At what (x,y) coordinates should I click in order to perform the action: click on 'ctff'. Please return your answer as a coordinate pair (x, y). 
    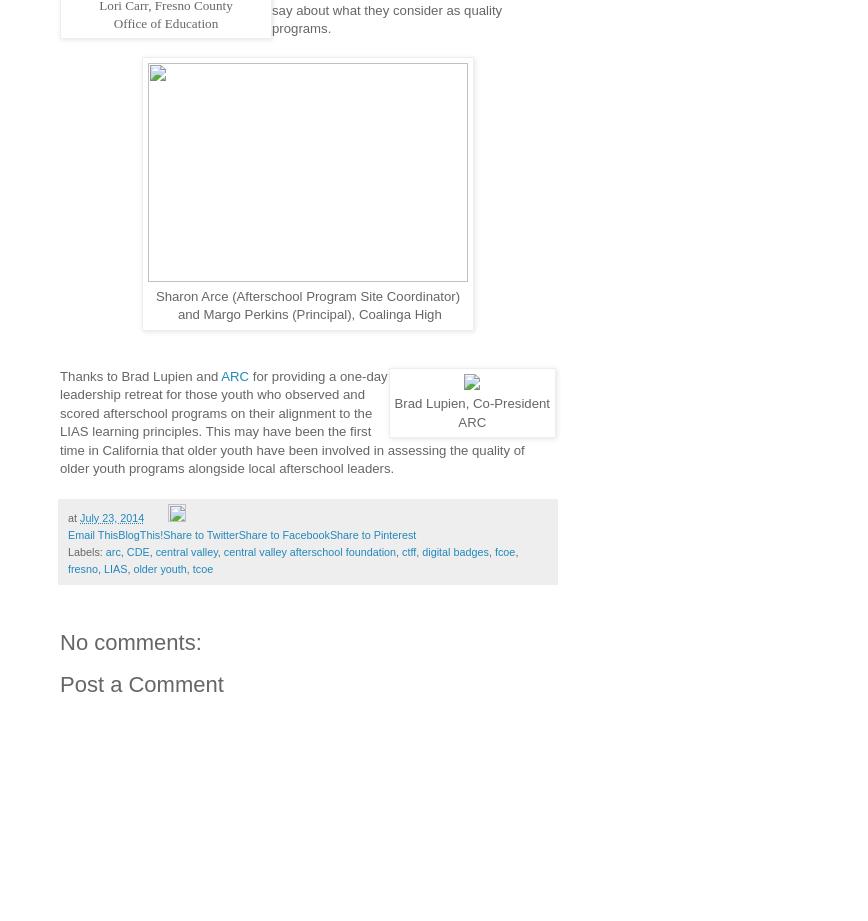
    Looking at the image, I should click on (401, 550).